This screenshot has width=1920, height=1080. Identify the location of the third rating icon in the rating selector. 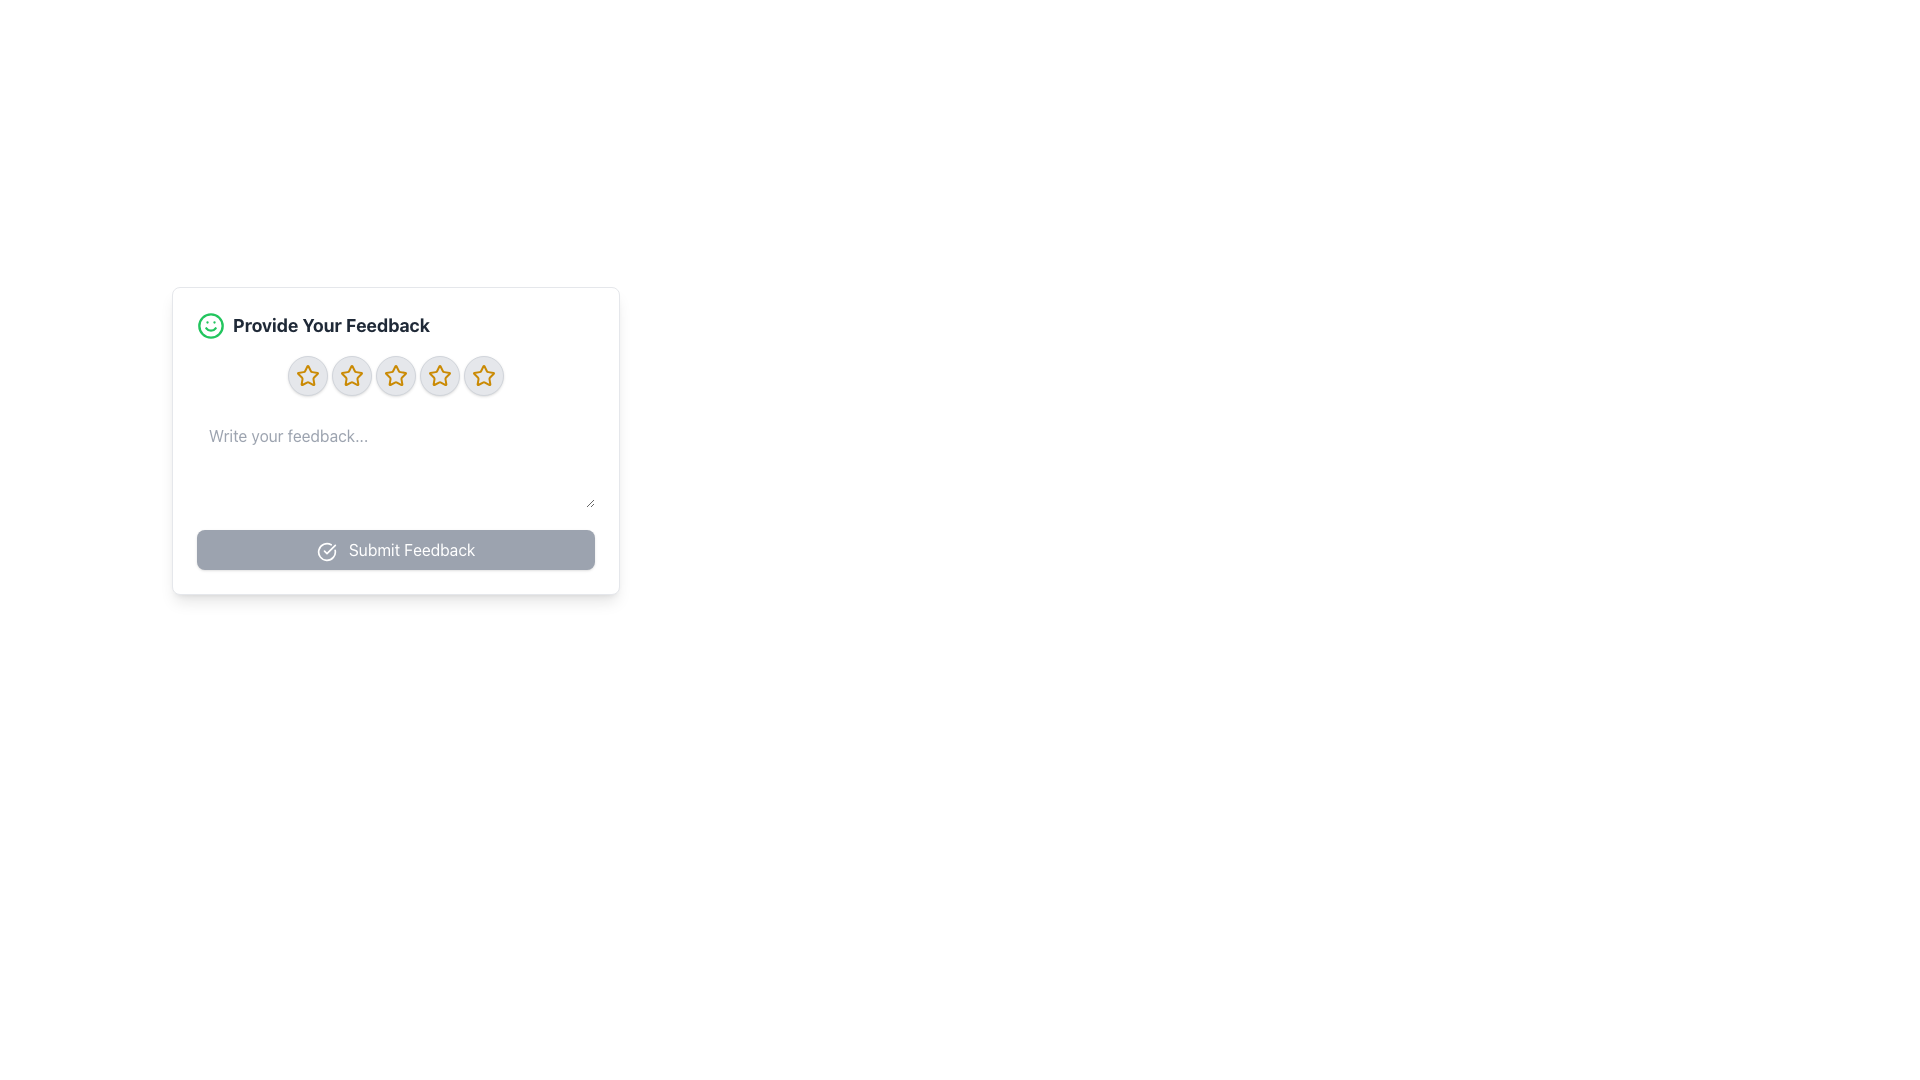
(395, 375).